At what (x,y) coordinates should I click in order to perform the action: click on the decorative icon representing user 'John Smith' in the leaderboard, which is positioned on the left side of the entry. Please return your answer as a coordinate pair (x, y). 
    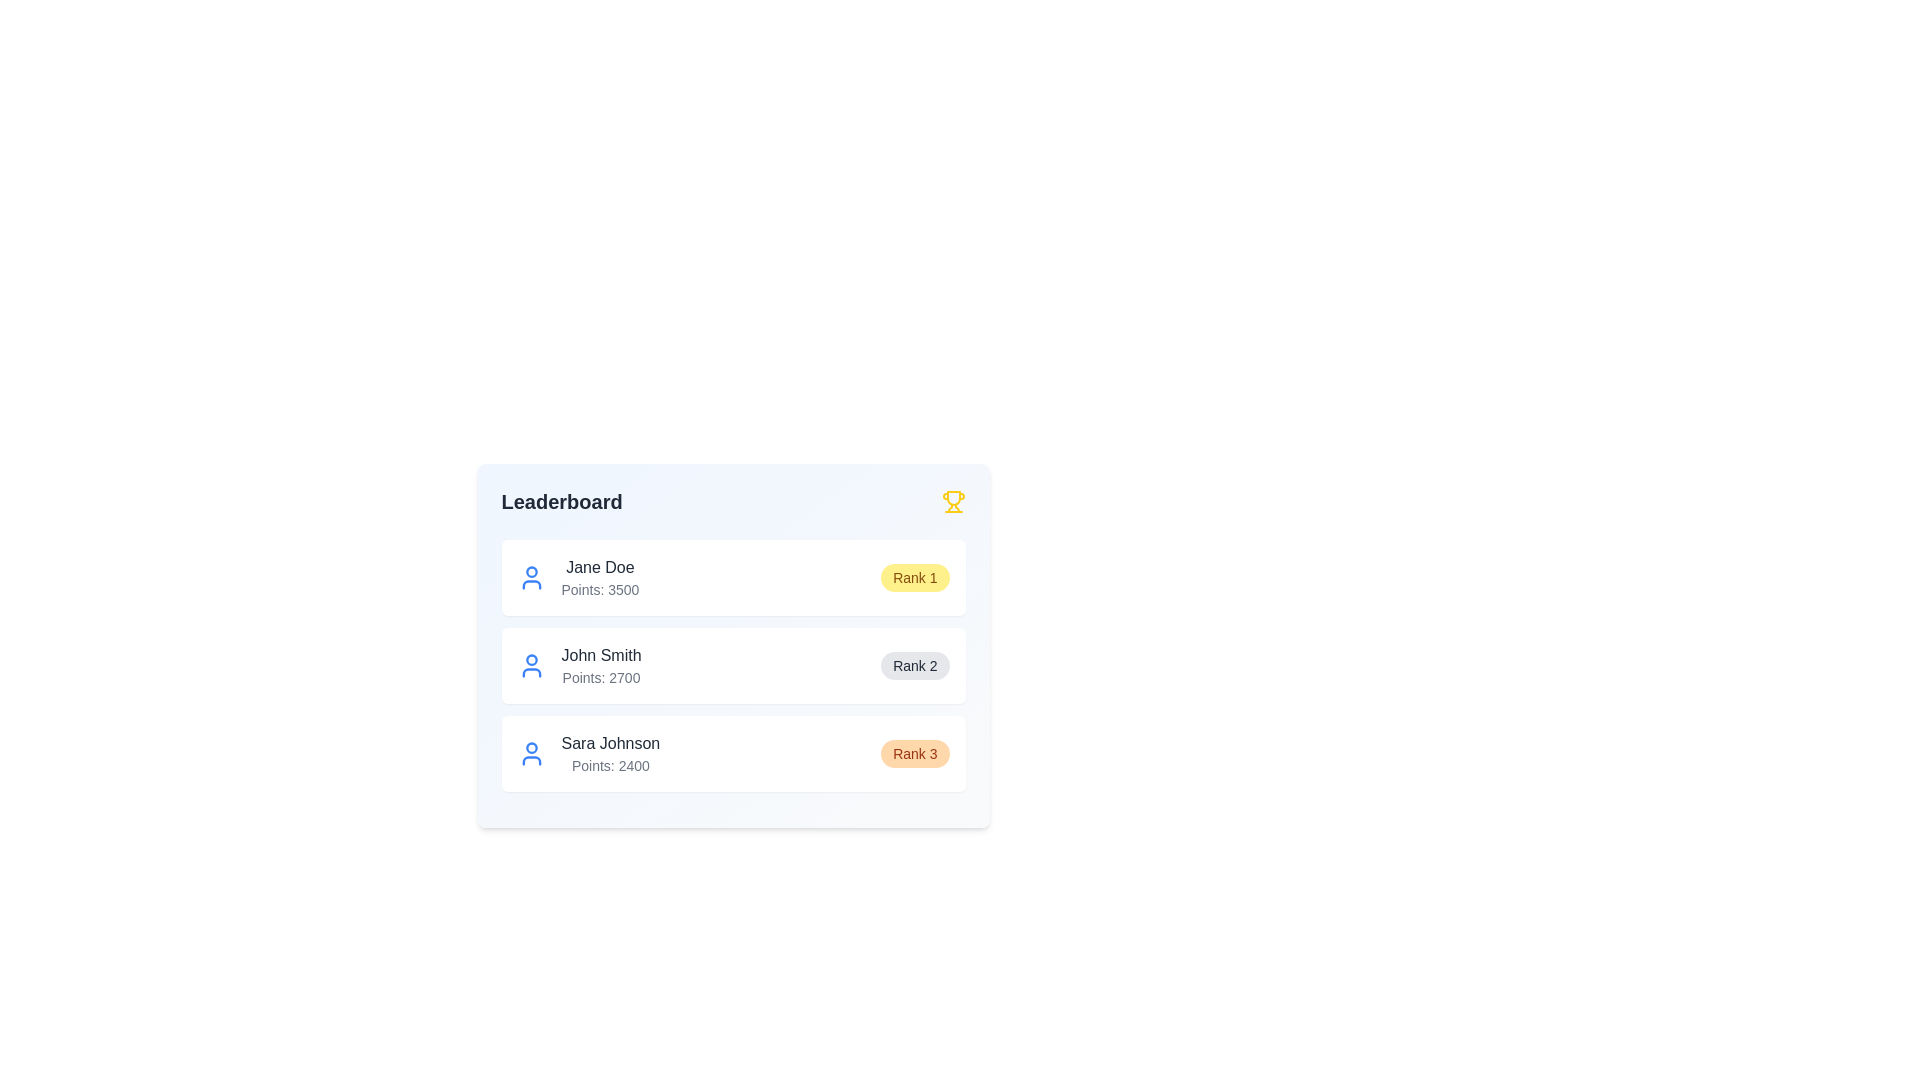
    Looking at the image, I should click on (531, 666).